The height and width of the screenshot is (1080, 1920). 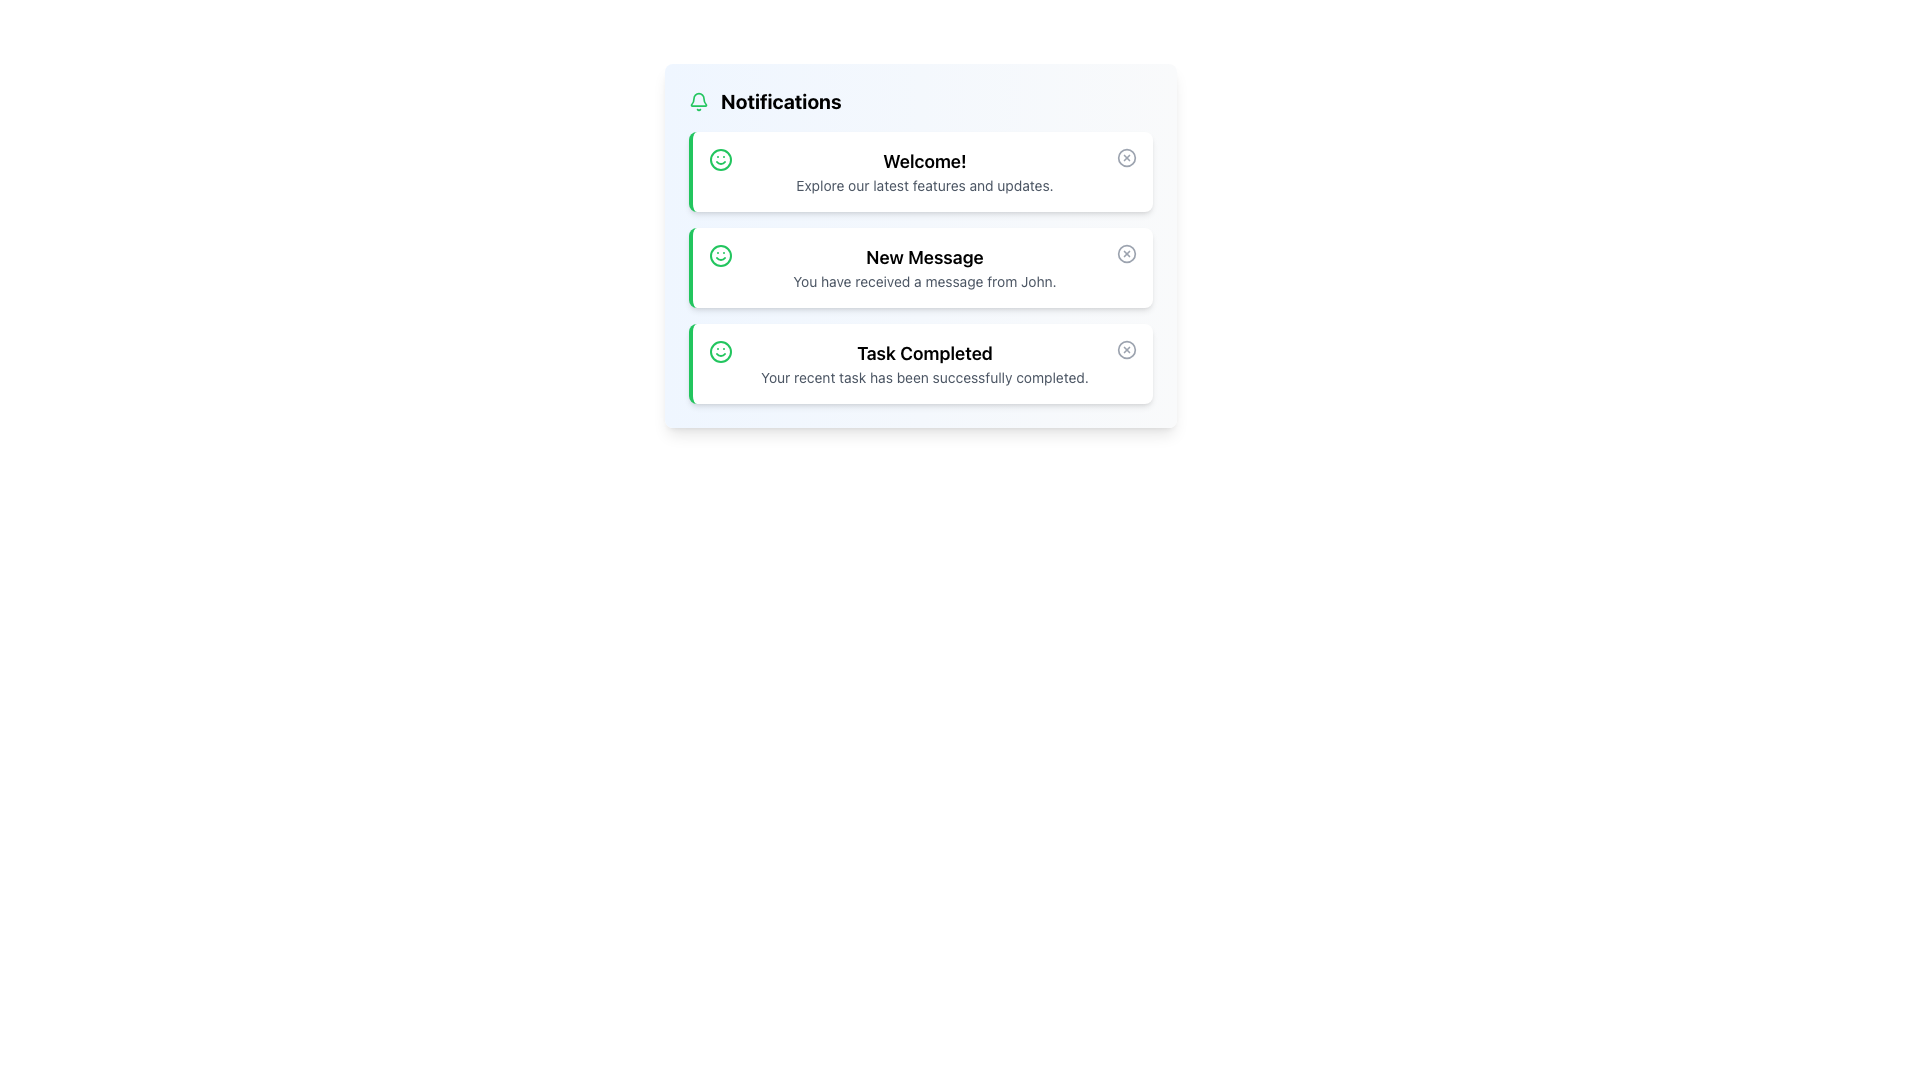 I want to click on the small circular close button located at the top-right corner of the 'Welcome!' notification card, so click(x=1127, y=157).